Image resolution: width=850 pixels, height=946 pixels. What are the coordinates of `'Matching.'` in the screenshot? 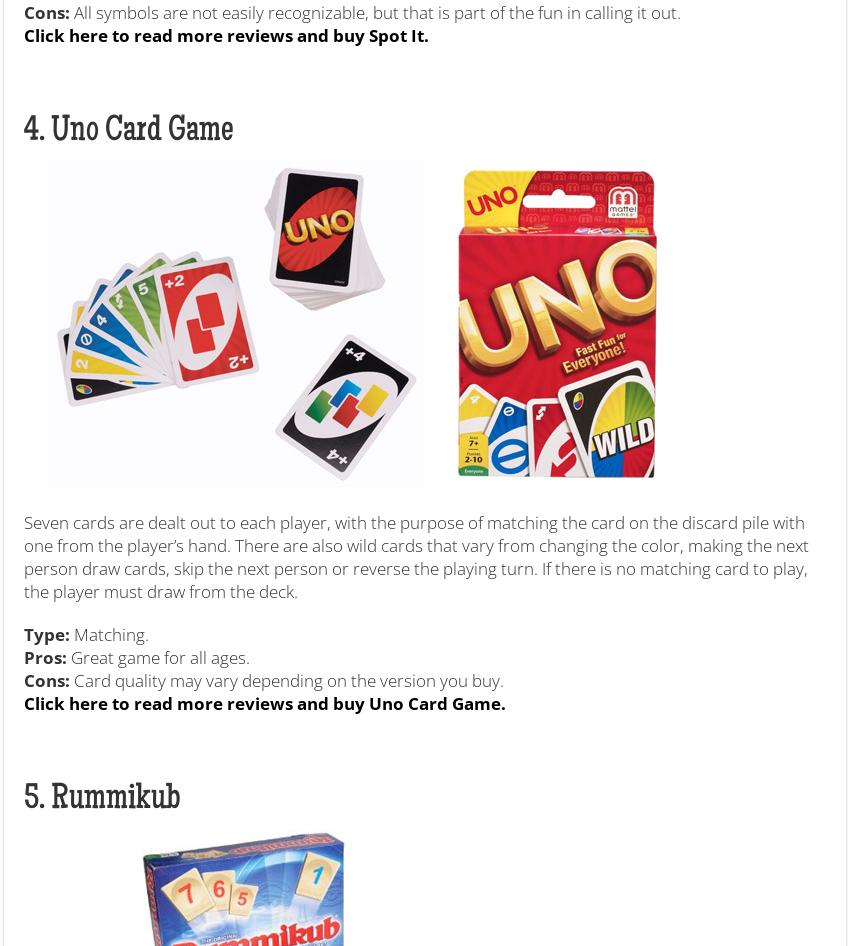 It's located at (108, 633).